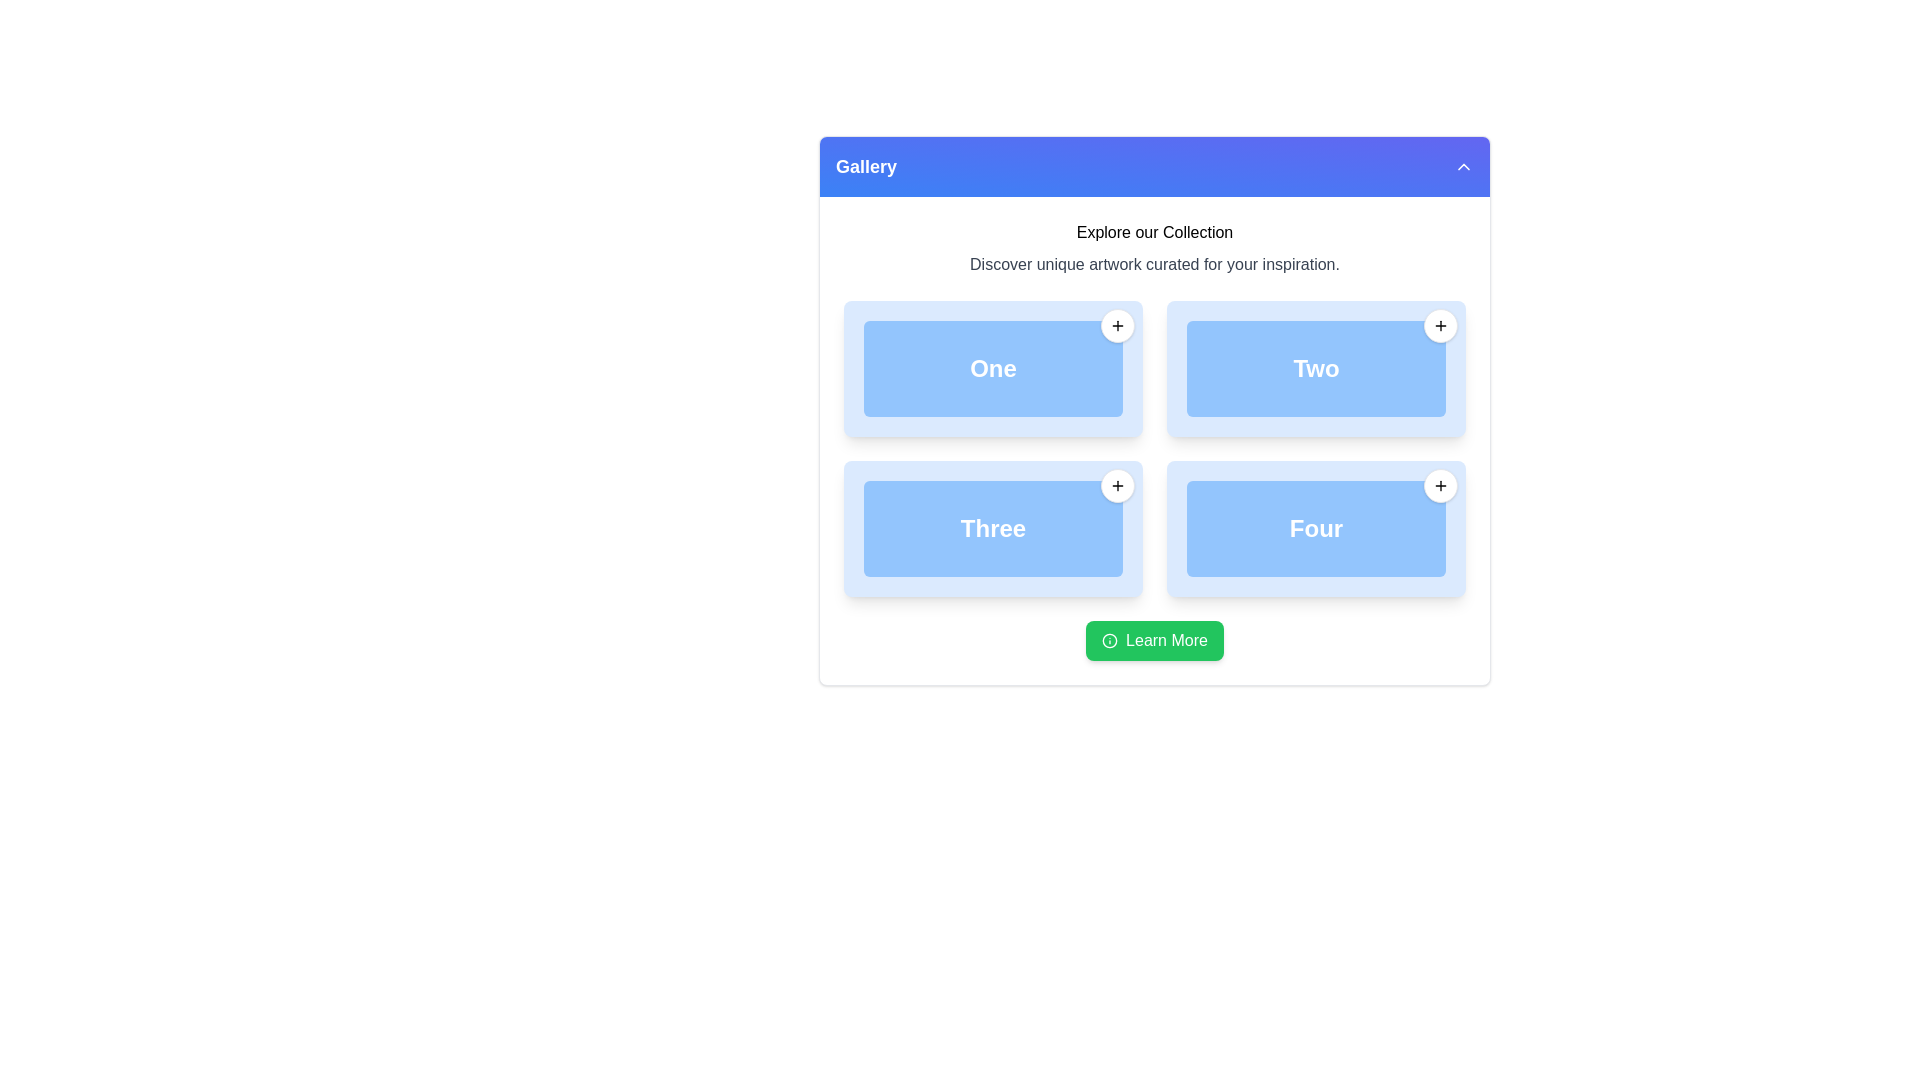 The image size is (1920, 1080). I want to click on the rectangular button with a light blue background and bold white text 'Two', so click(1316, 369).